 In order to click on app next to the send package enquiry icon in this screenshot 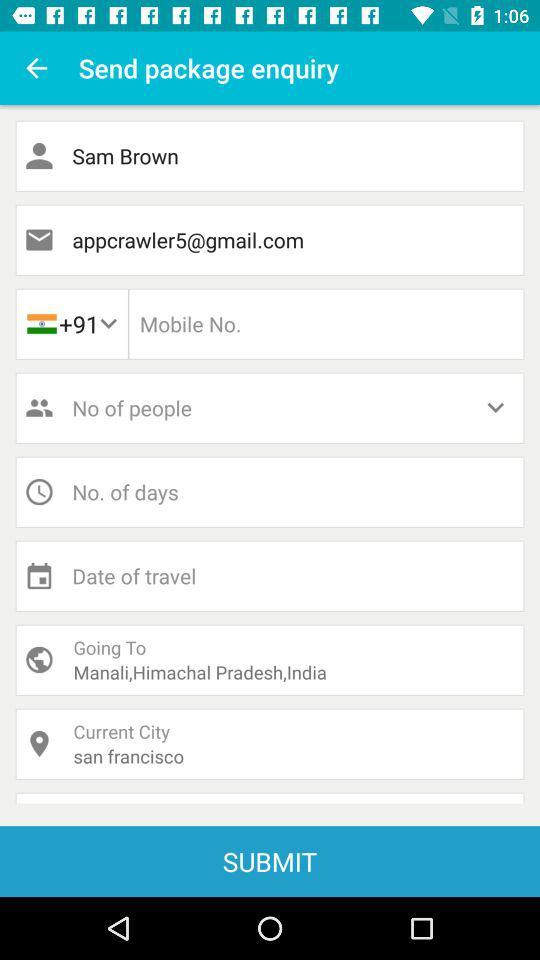, I will do `click(36, 68)`.